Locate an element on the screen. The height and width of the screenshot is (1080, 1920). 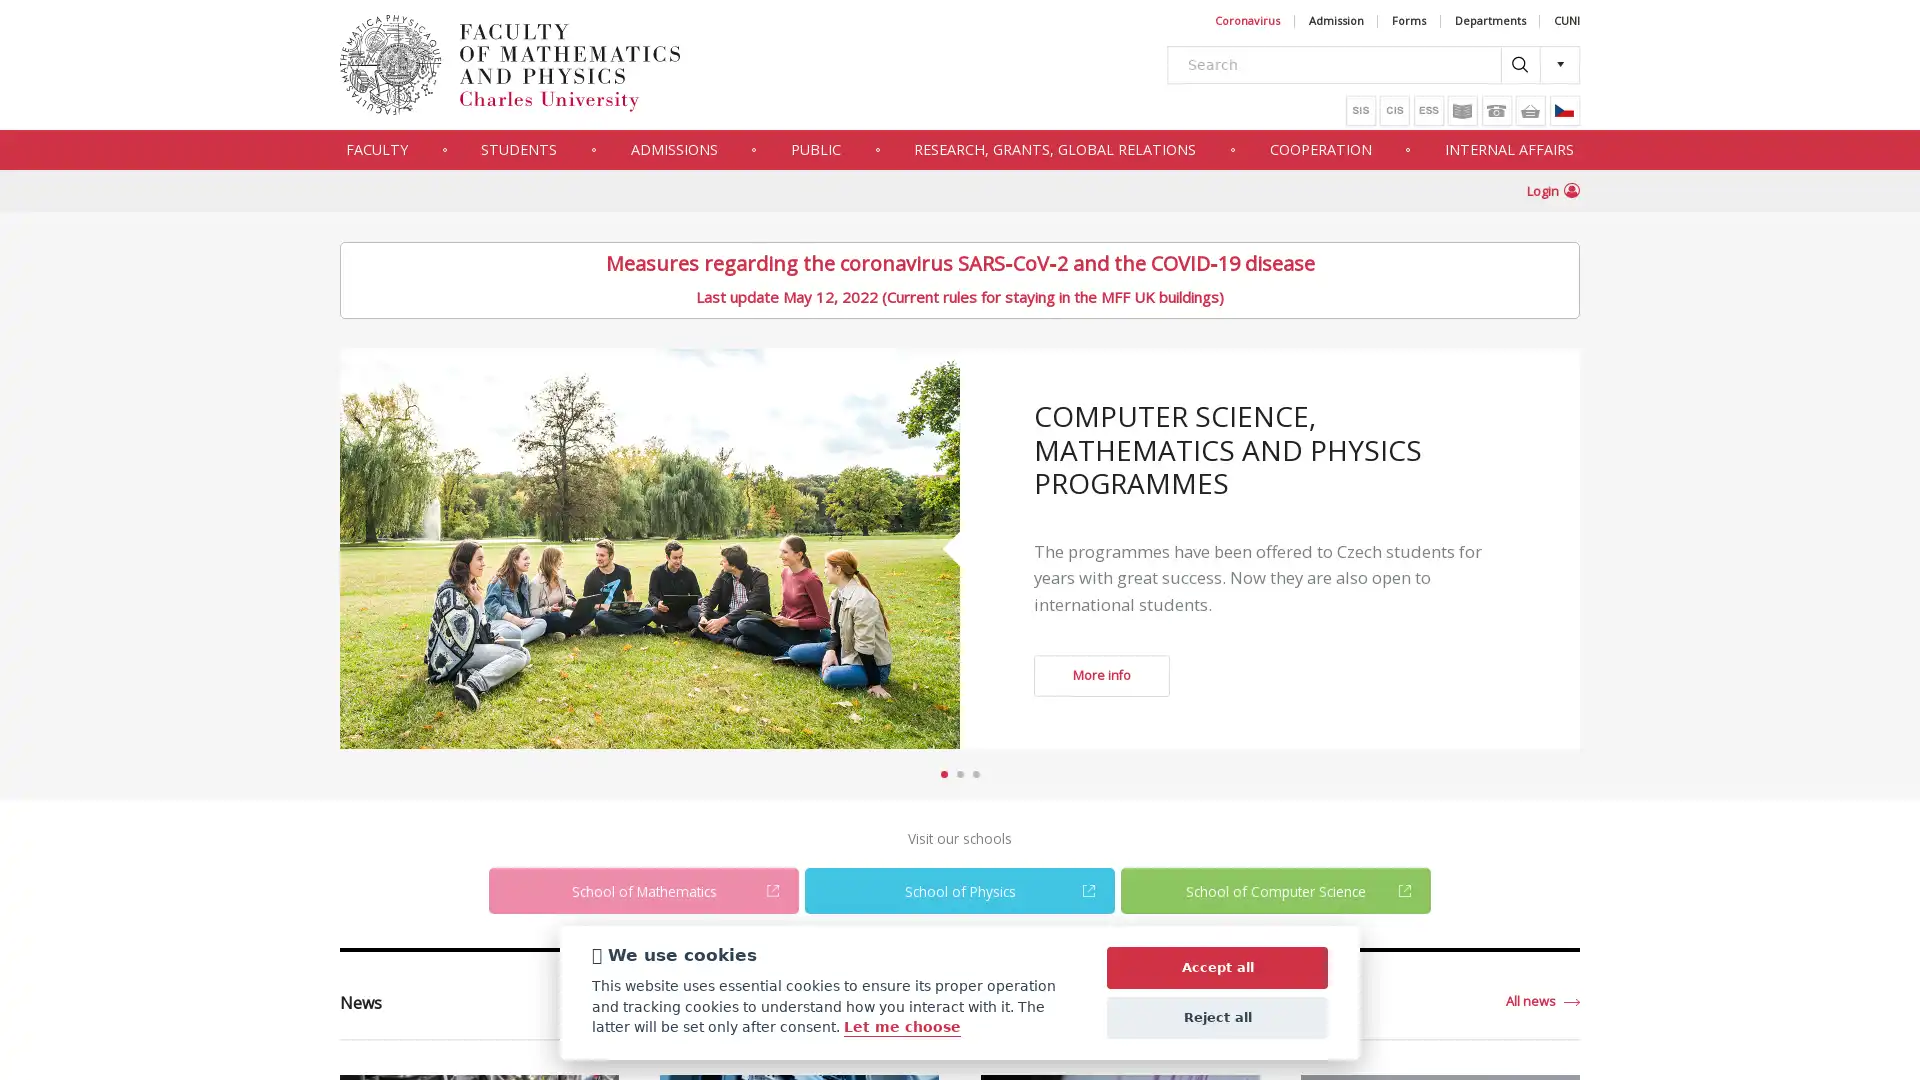
Accept all is located at coordinates (1216, 967).